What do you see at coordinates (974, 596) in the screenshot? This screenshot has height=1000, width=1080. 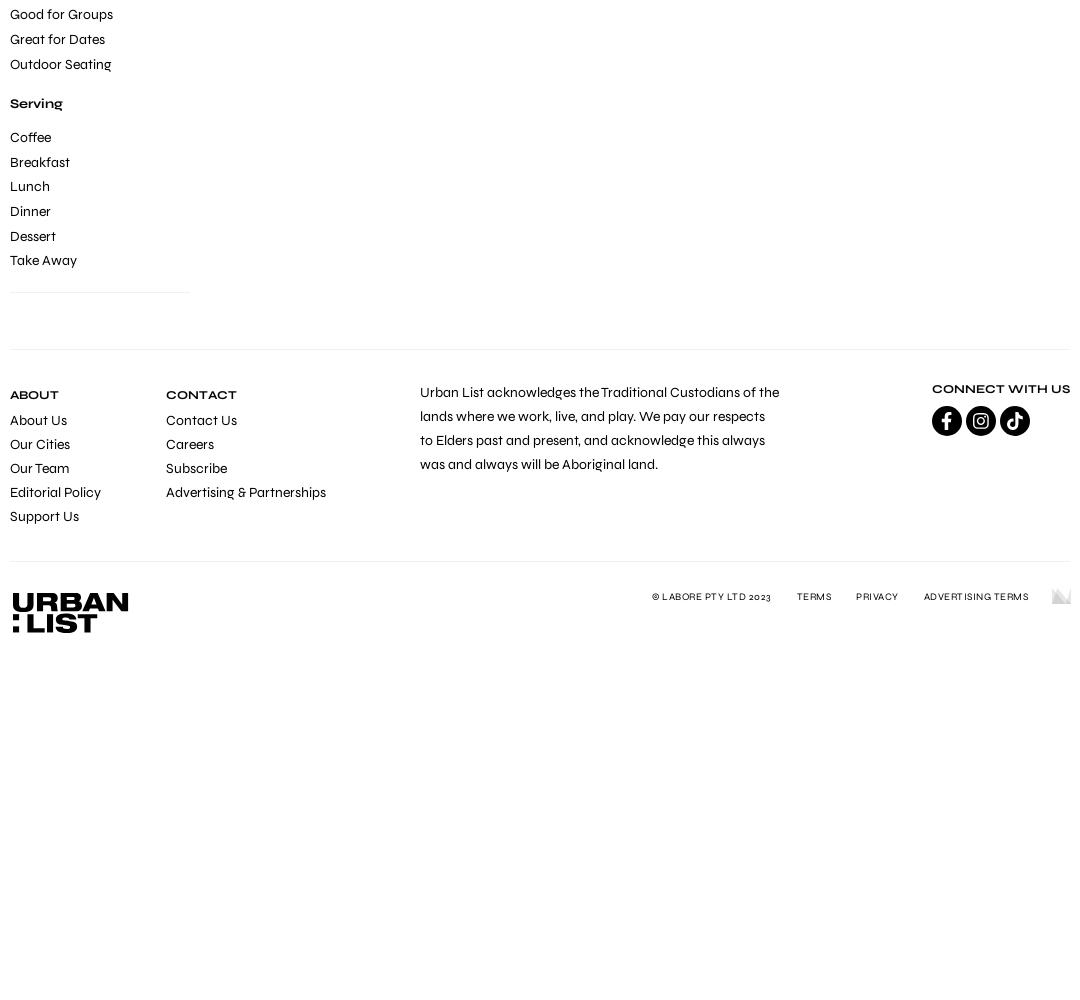 I see `'Advertising Terms'` at bounding box center [974, 596].